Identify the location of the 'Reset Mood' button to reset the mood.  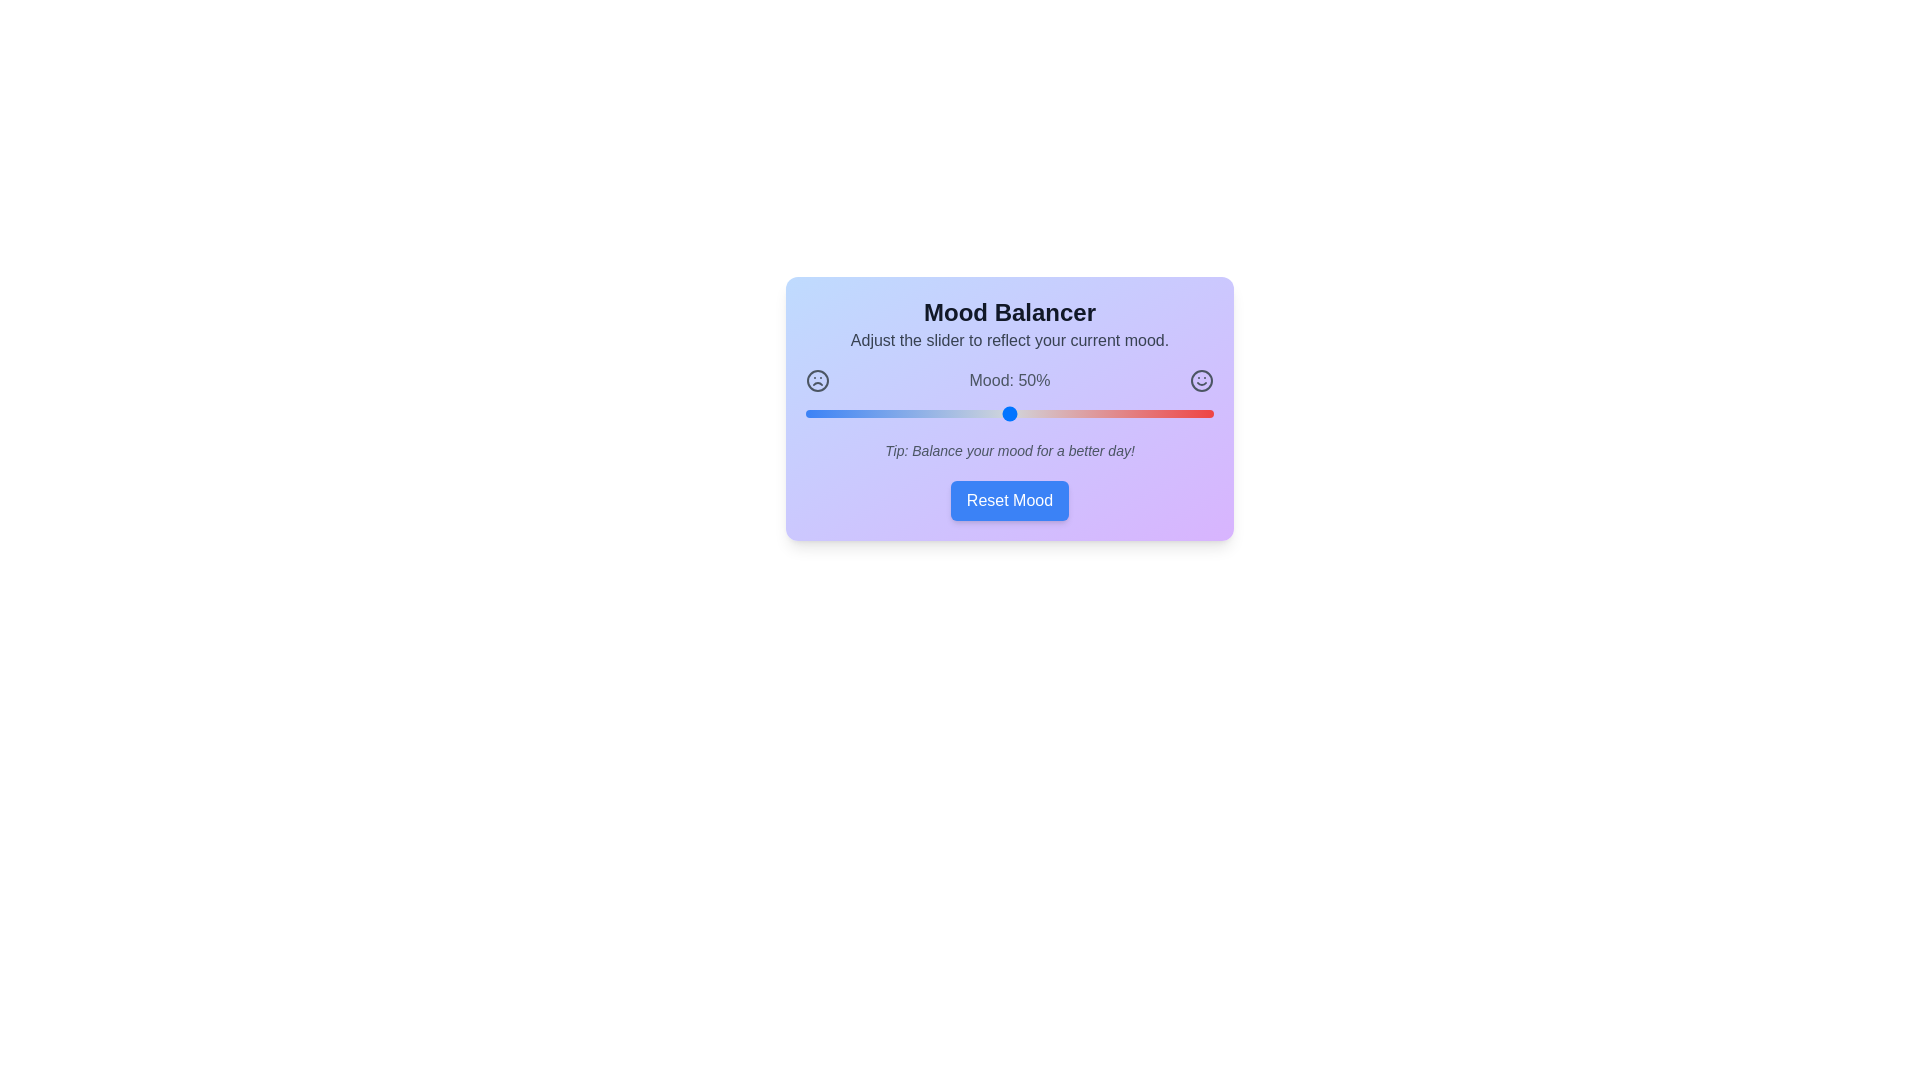
(1009, 500).